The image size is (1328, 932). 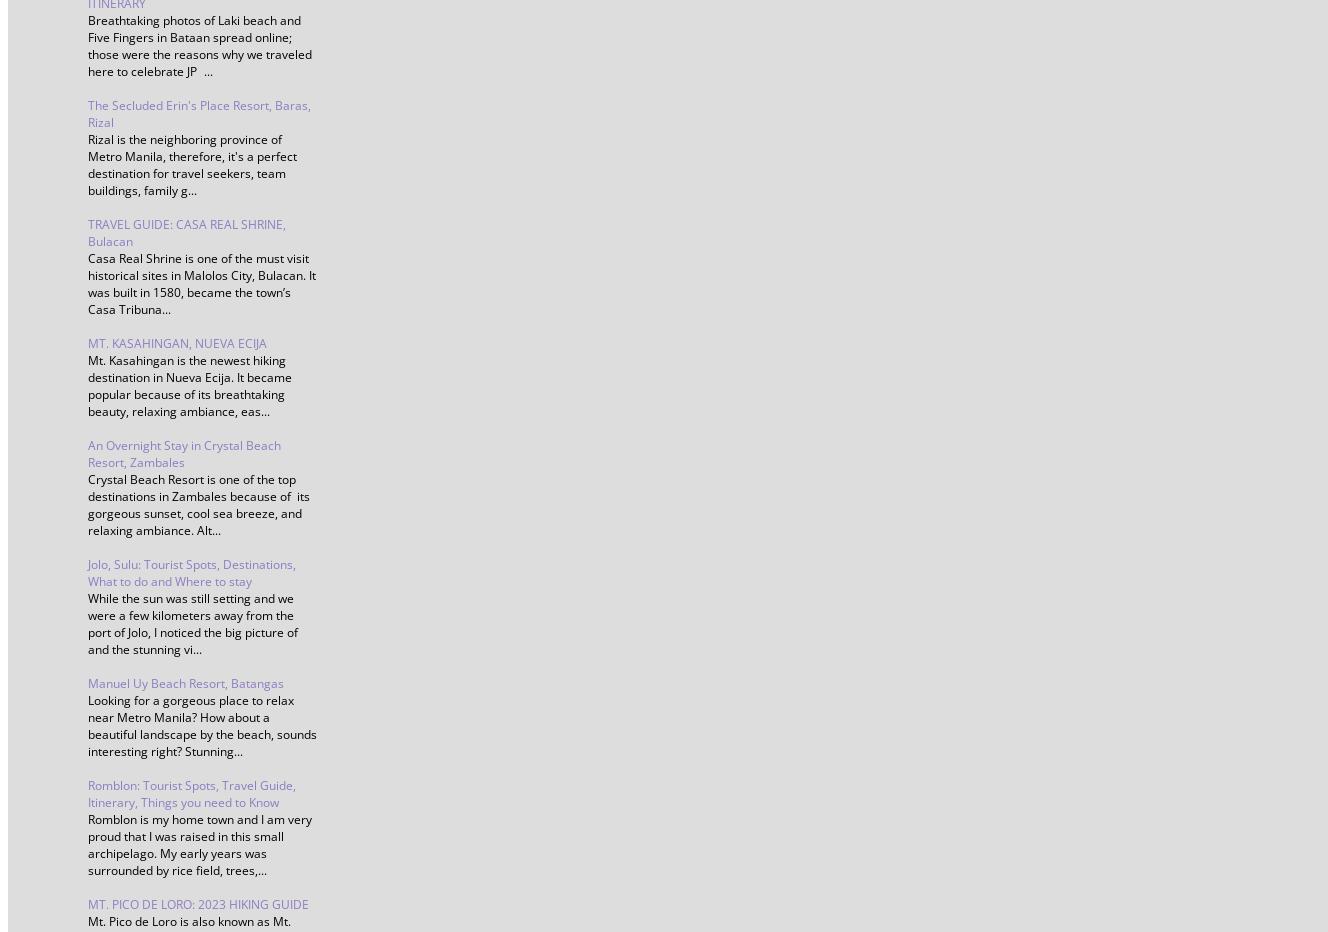 I want to click on 'Romblon is my home town and I am very proud that I was raised in this small archipelago. My early years was surrounded by rice field, trees,...', so click(x=199, y=844).